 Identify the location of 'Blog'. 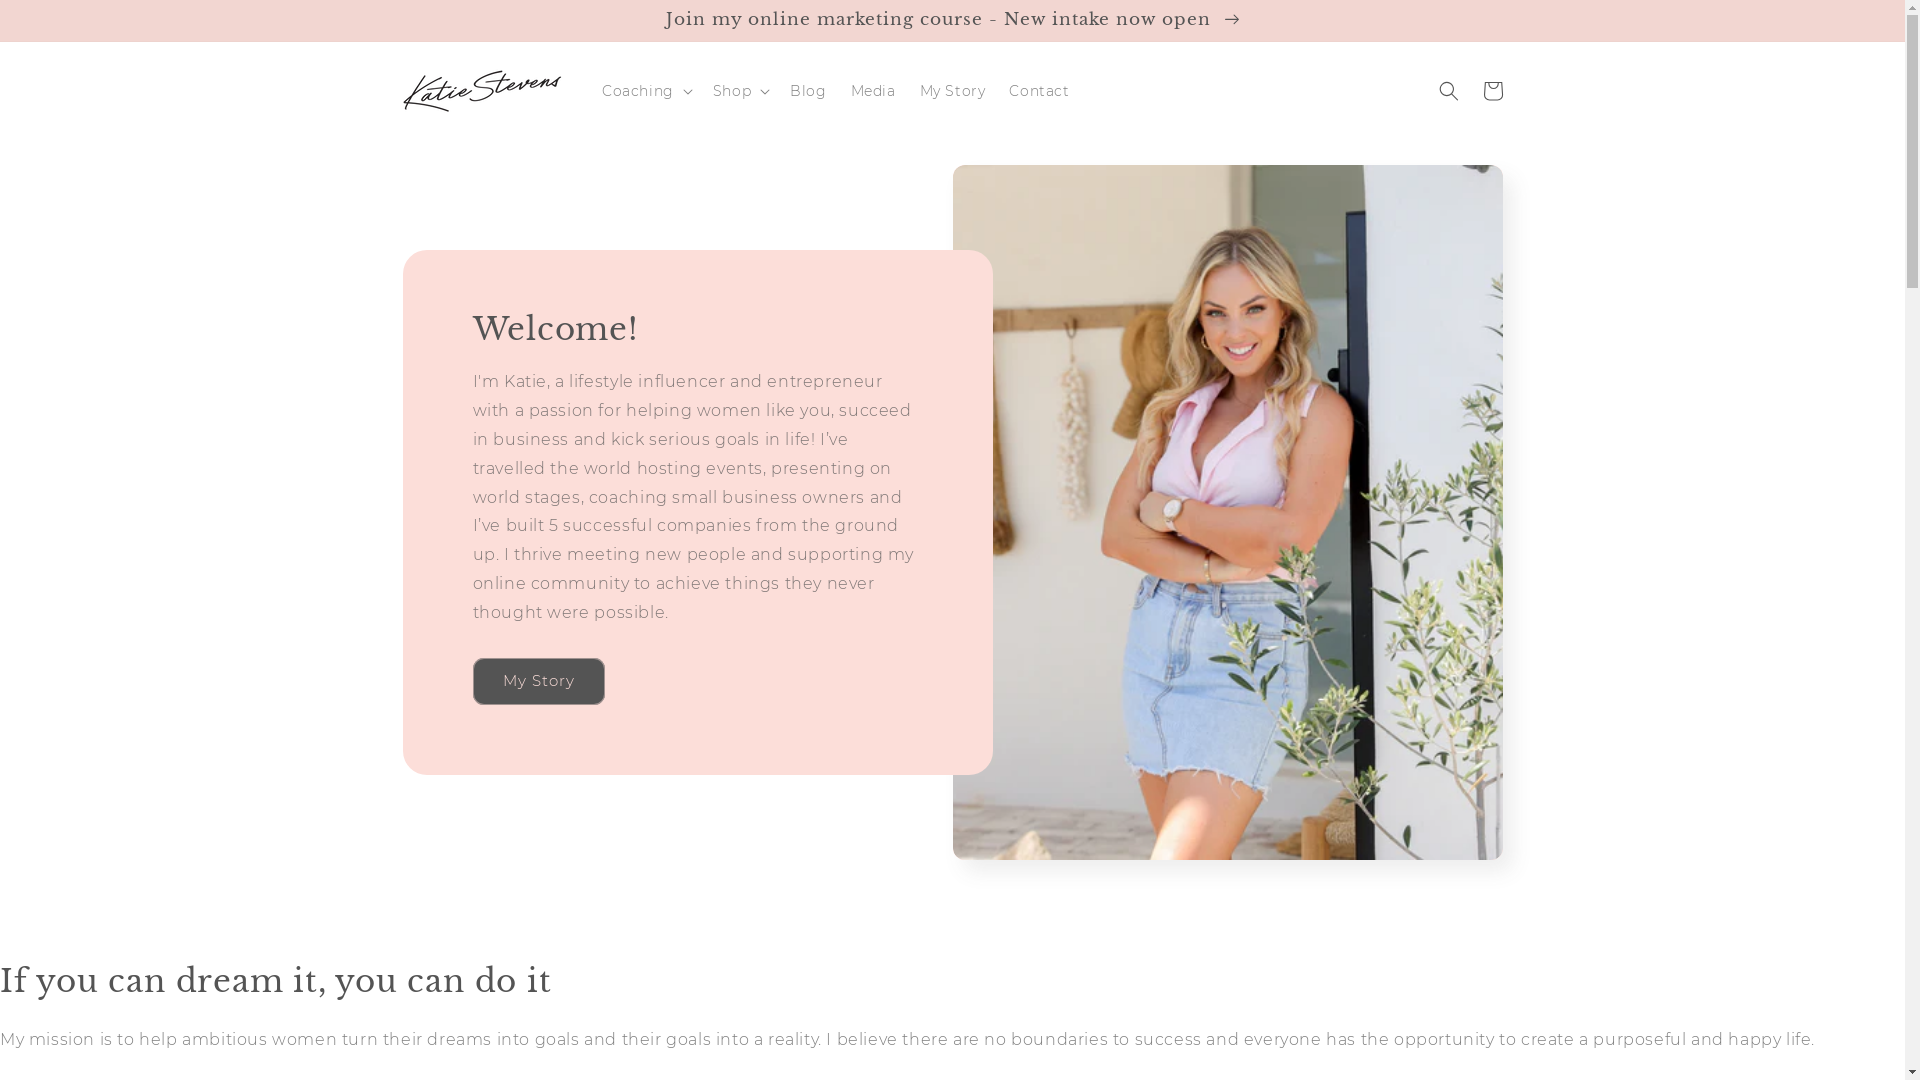
(807, 91).